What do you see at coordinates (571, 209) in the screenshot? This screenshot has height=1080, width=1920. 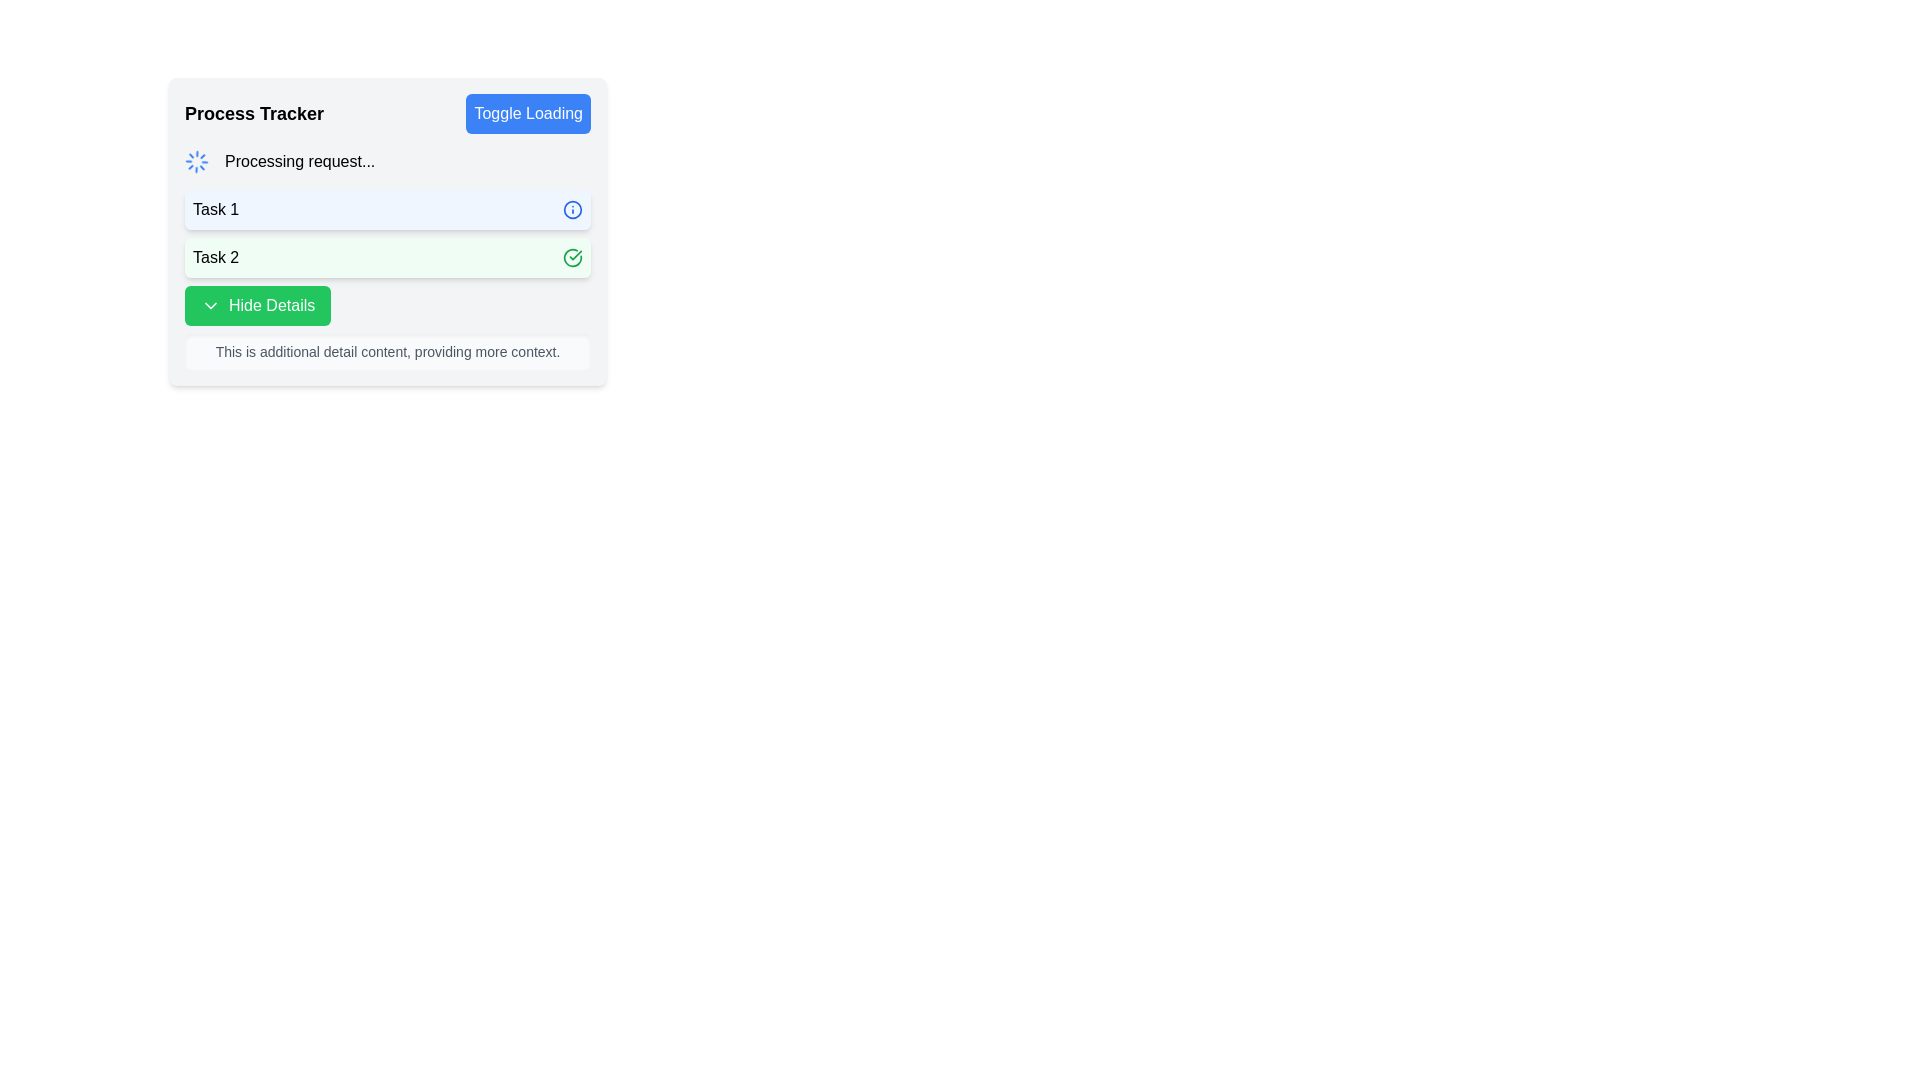 I see `the information icon located on the rightmost side of the 'Task 1' task block` at bounding box center [571, 209].